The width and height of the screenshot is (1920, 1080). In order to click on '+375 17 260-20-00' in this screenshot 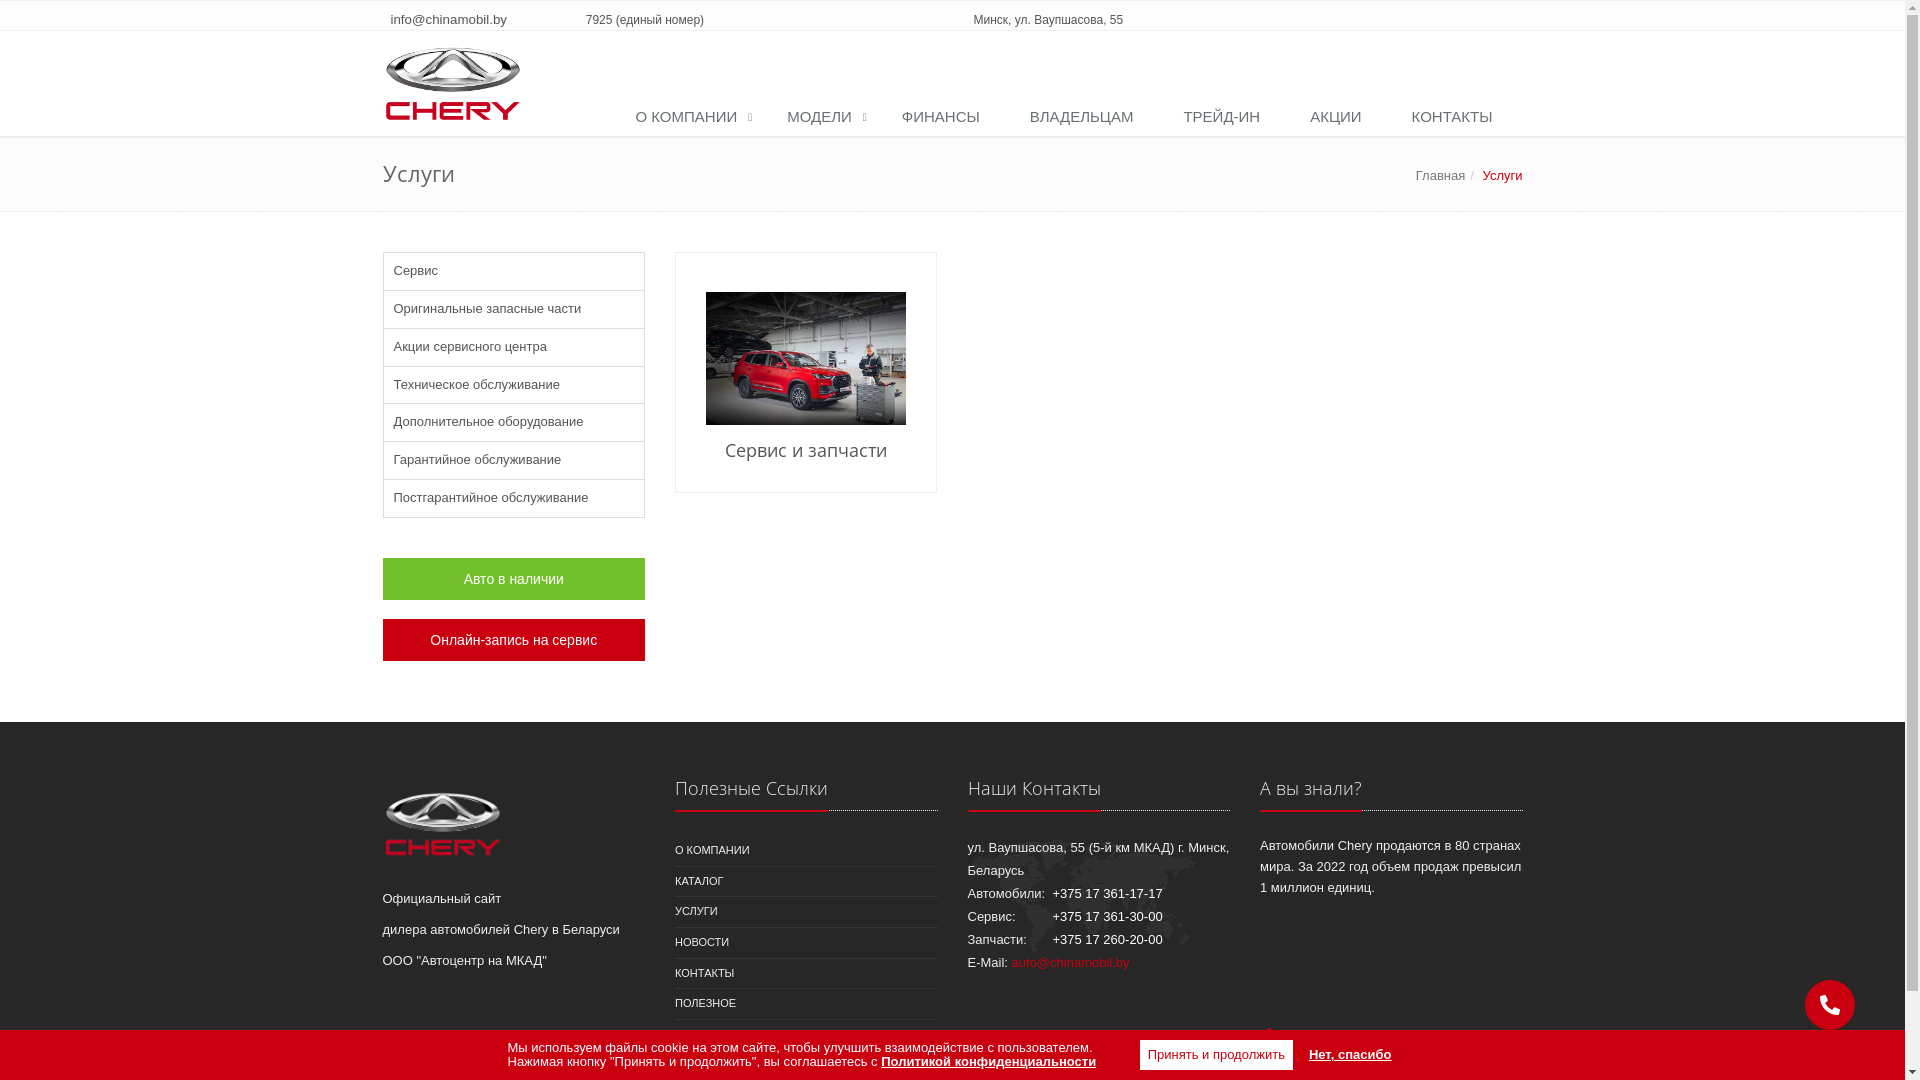, I will do `click(1106, 939)`.